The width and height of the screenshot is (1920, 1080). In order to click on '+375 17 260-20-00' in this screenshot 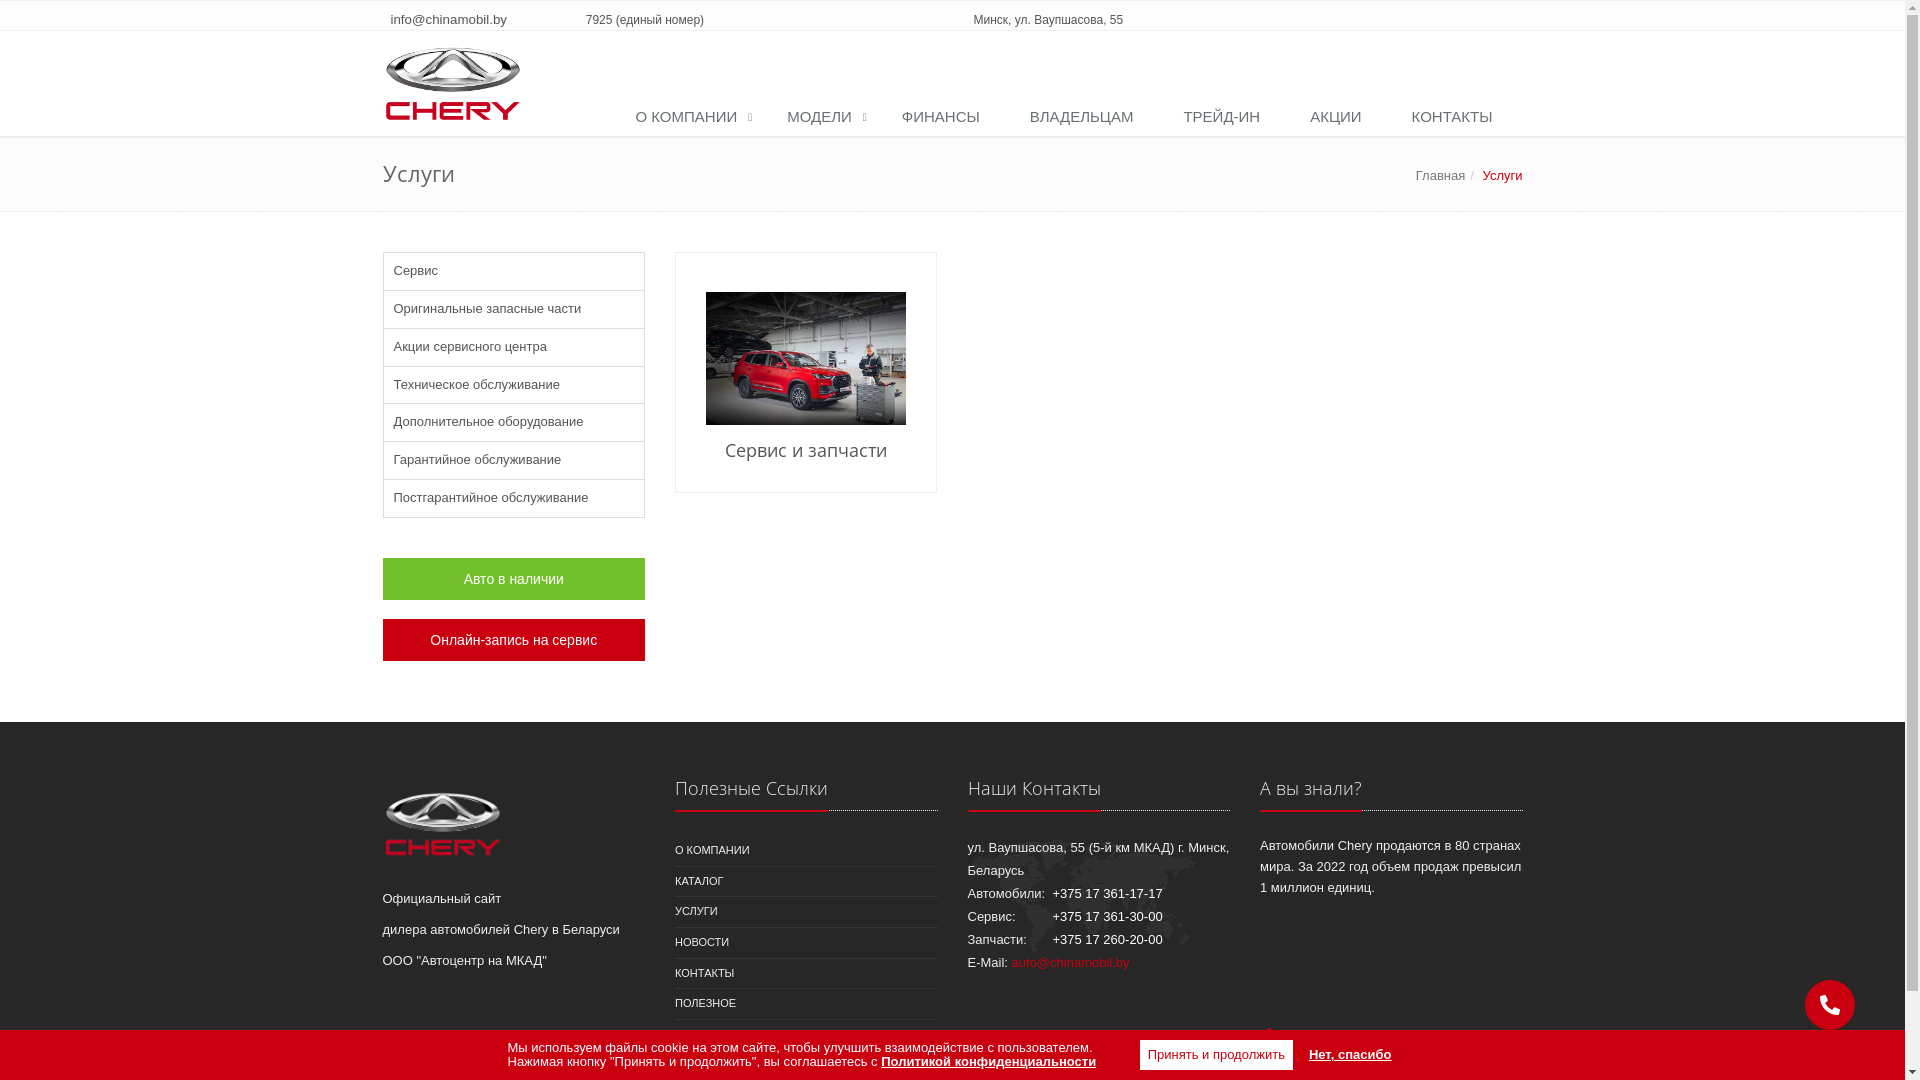, I will do `click(1106, 939)`.